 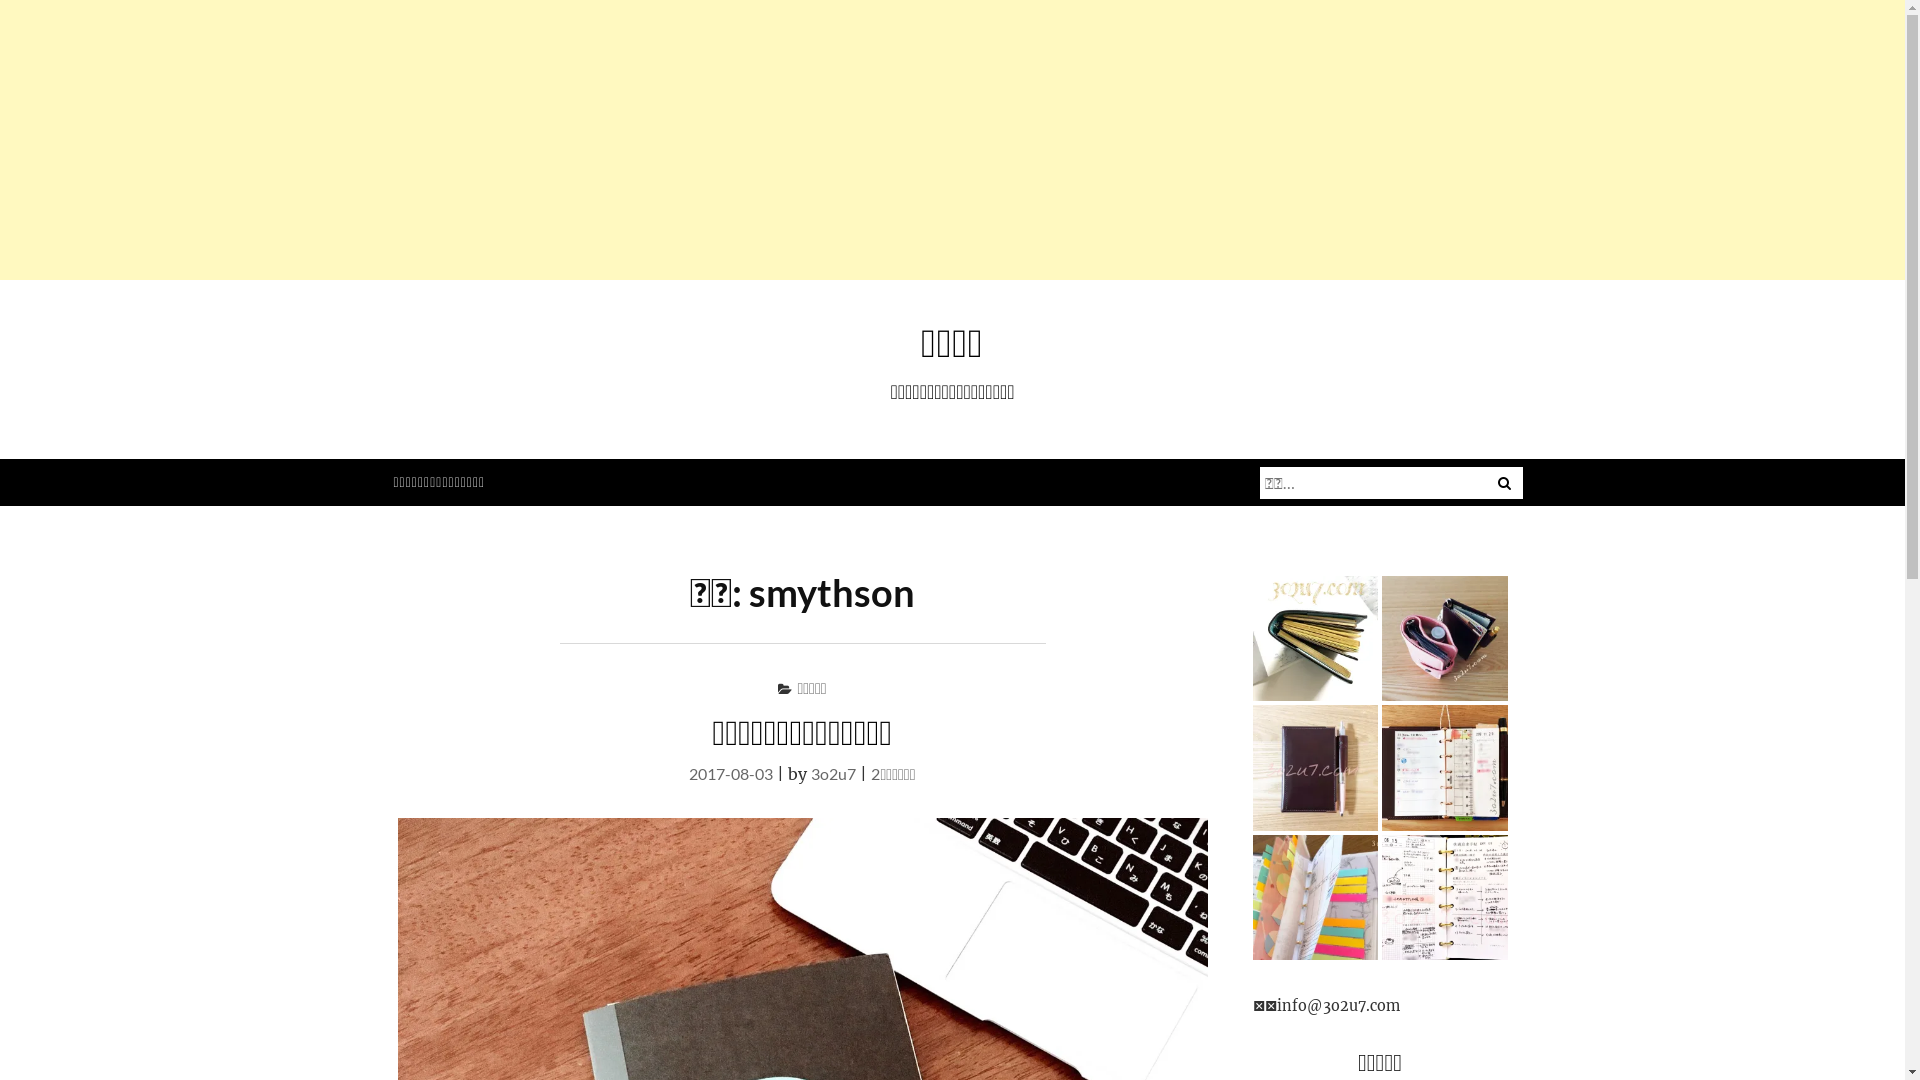 I want to click on '3o2u7', so click(x=811, y=772).